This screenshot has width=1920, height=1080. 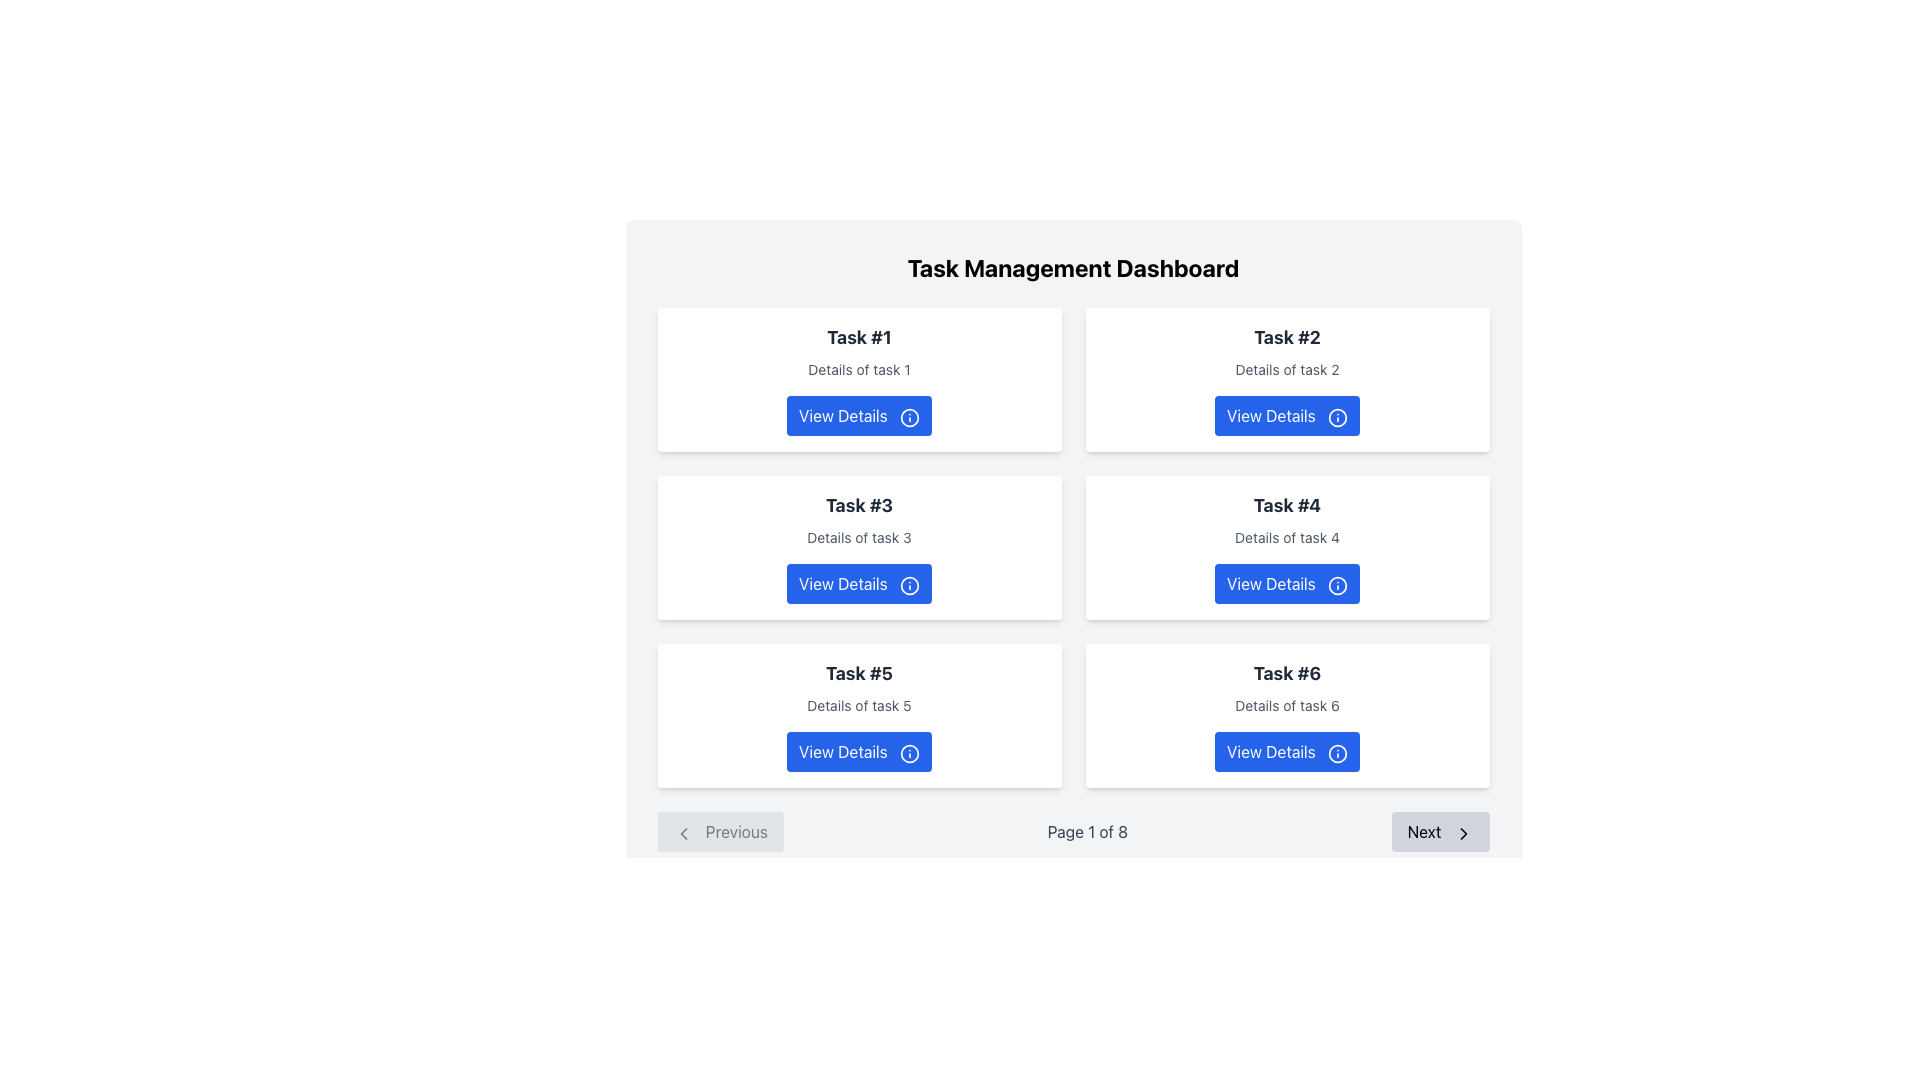 I want to click on the circular SVG element associated with the 'View Details' button in the task card for 'Task #6', so click(x=1338, y=753).